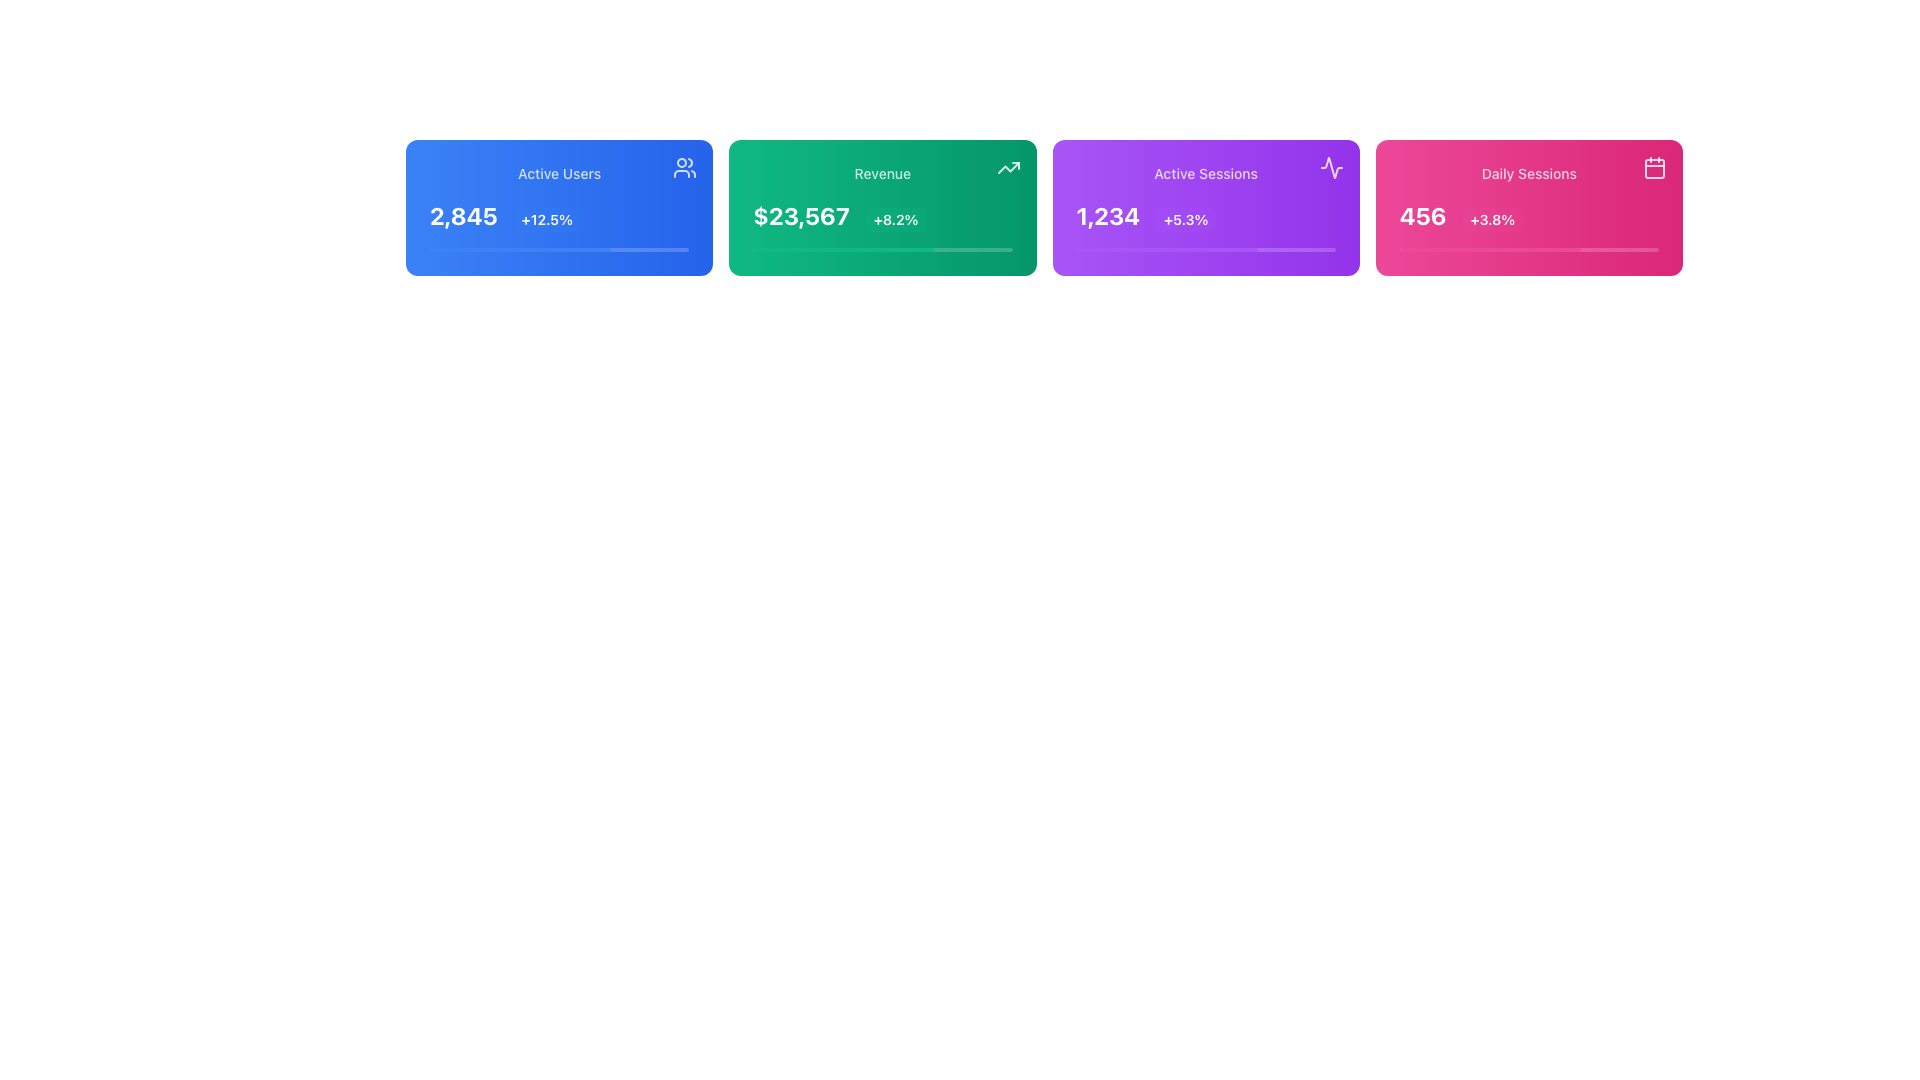  I want to click on the Data display element showing the number '456' and the percentage '+3.8%' in the 'Daily Sessions' section, so click(1528, 216).